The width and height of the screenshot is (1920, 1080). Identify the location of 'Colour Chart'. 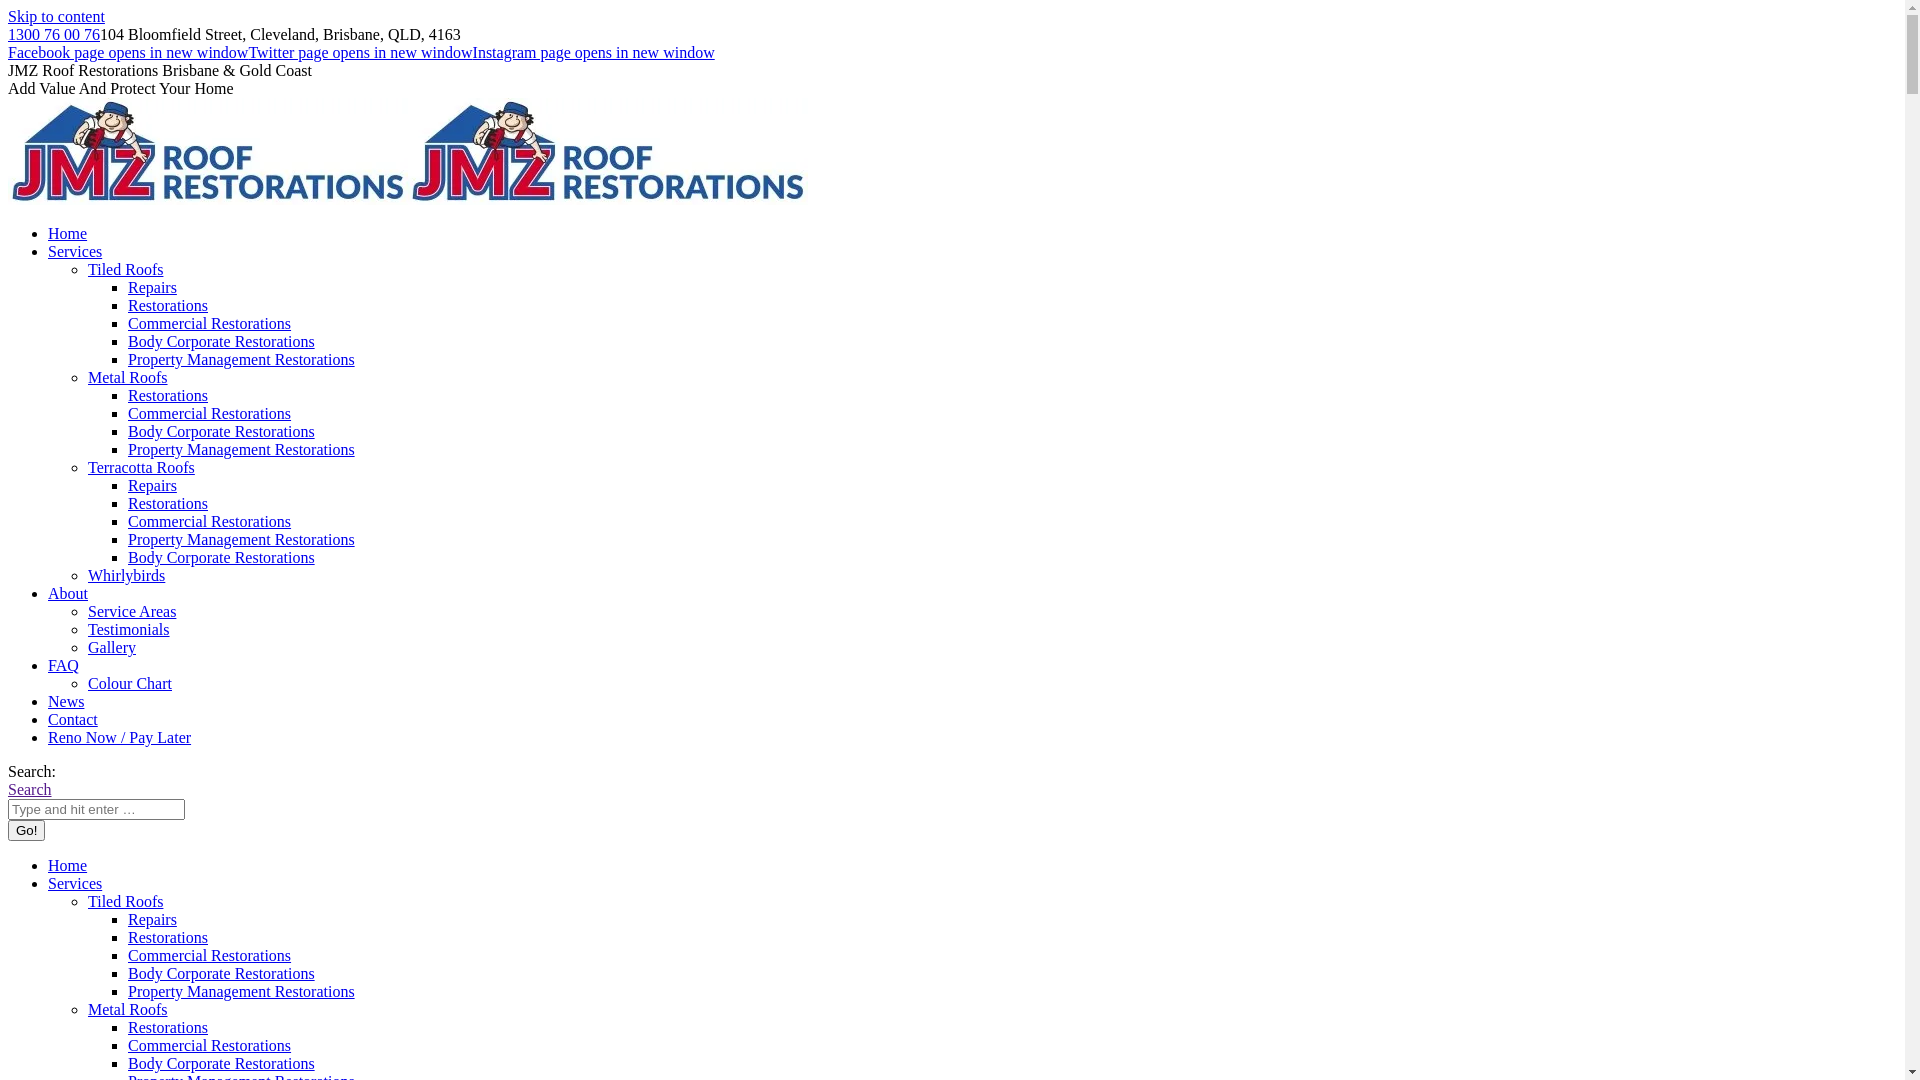
(128, 682).